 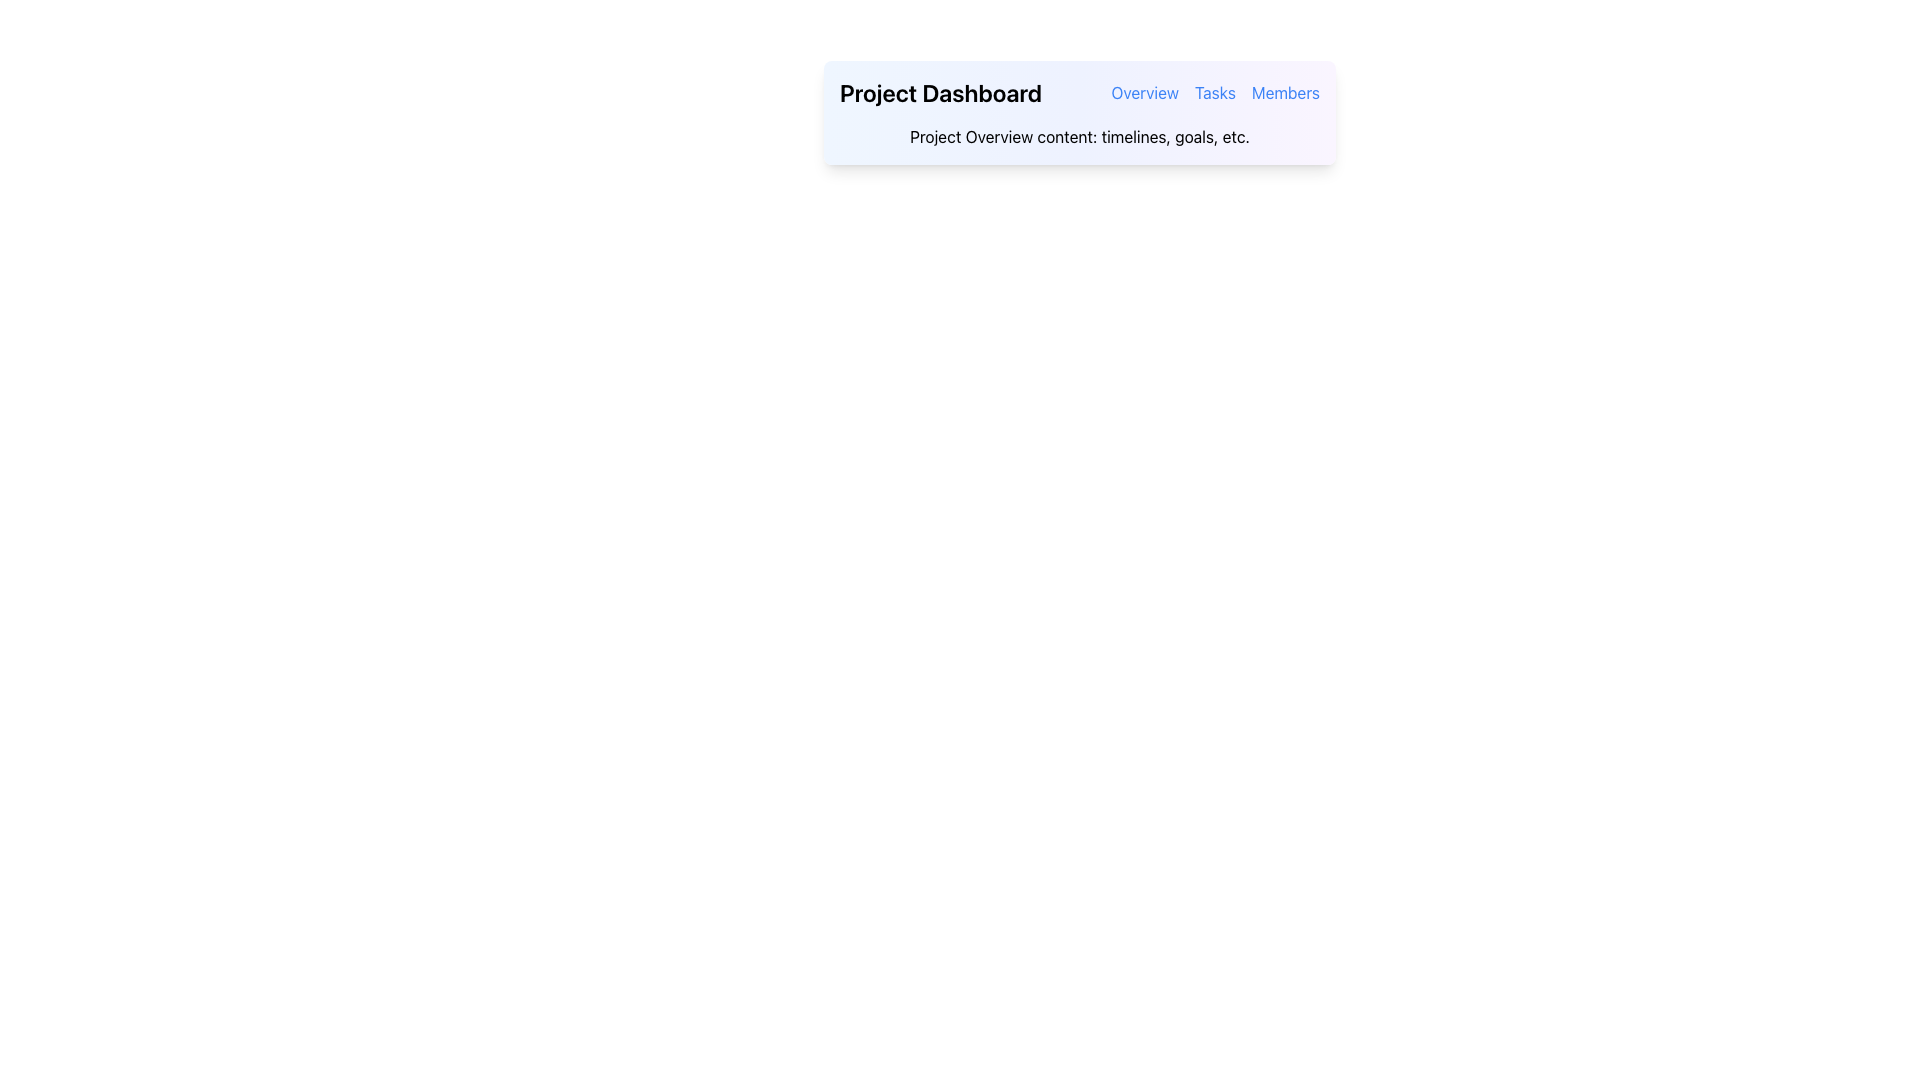 I want to click on the 'Members' text link in the top-right navigation bar, so click(x=1286, y=92).